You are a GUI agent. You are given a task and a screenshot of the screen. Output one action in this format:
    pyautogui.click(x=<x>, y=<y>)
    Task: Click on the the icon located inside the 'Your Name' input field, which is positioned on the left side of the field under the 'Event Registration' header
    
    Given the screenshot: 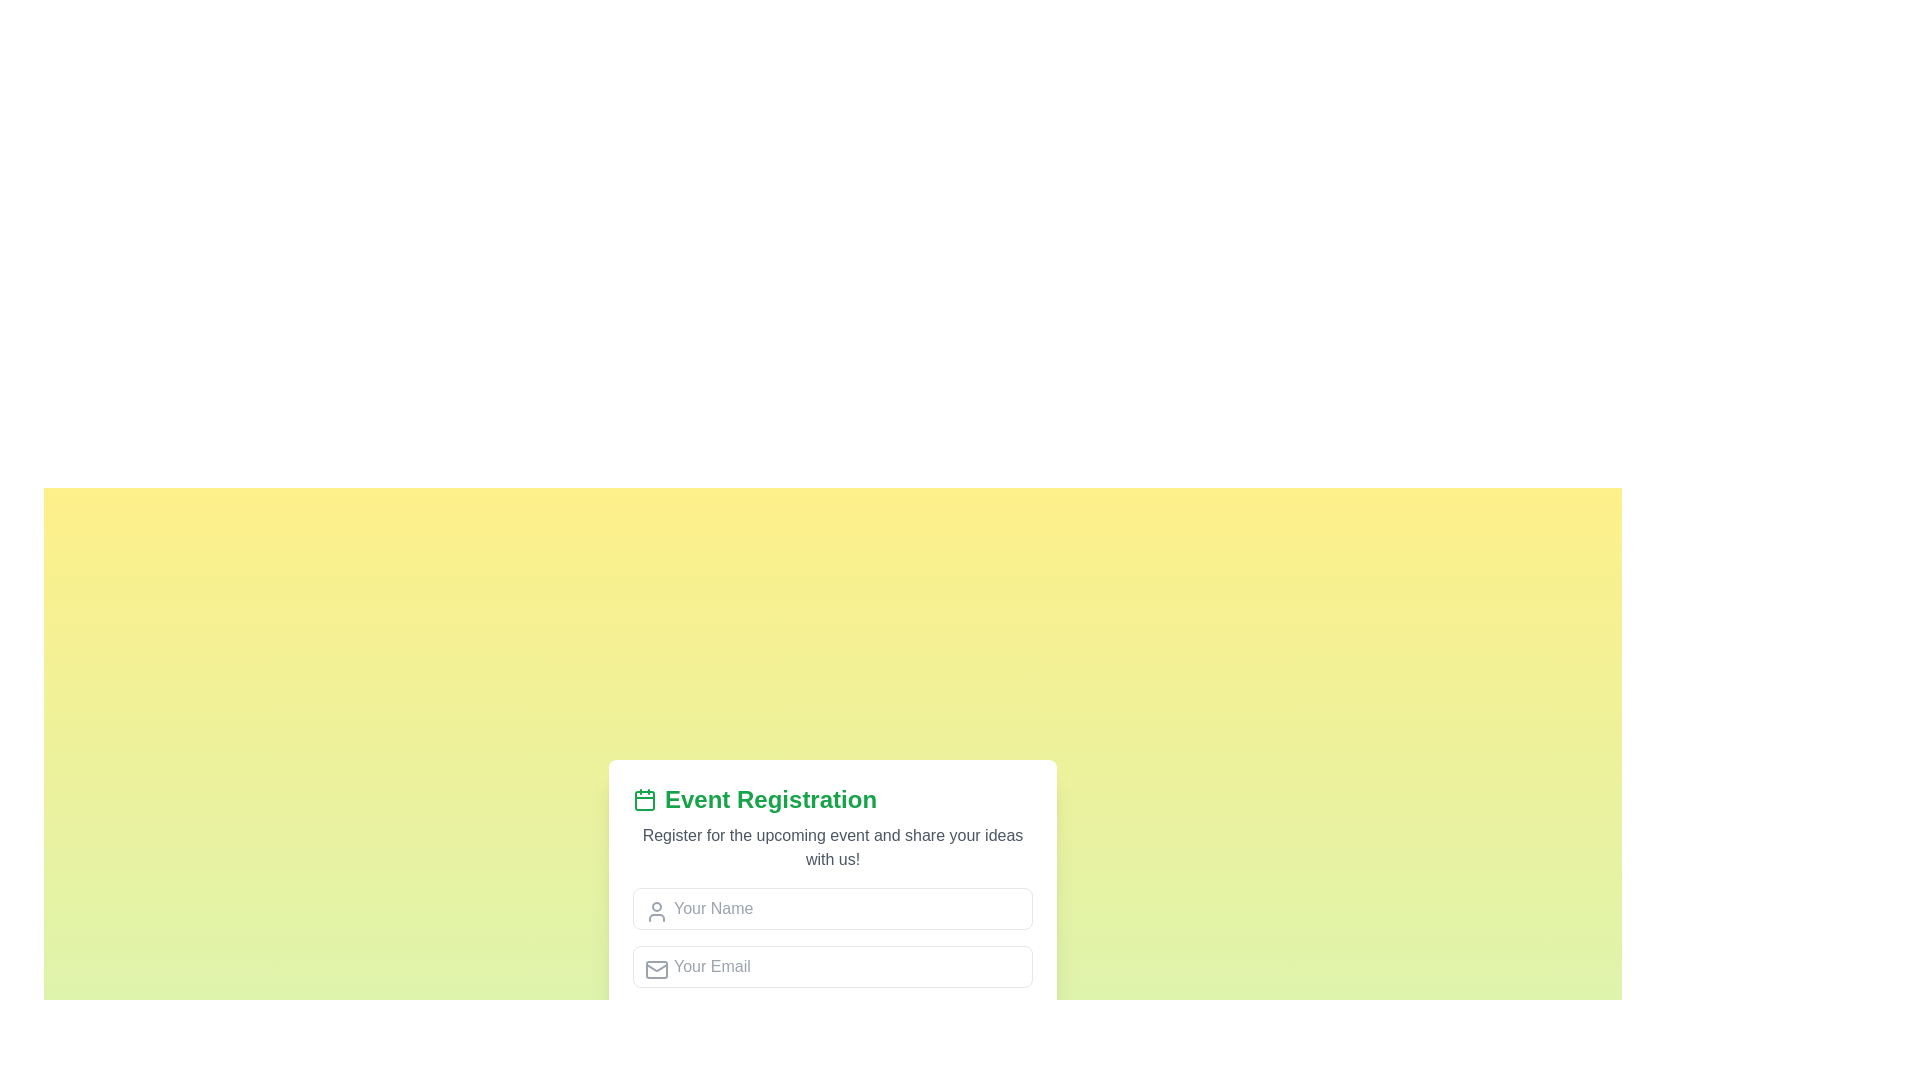 What is the action you would take?
    pyautogui.click(x=657, y=910)
    